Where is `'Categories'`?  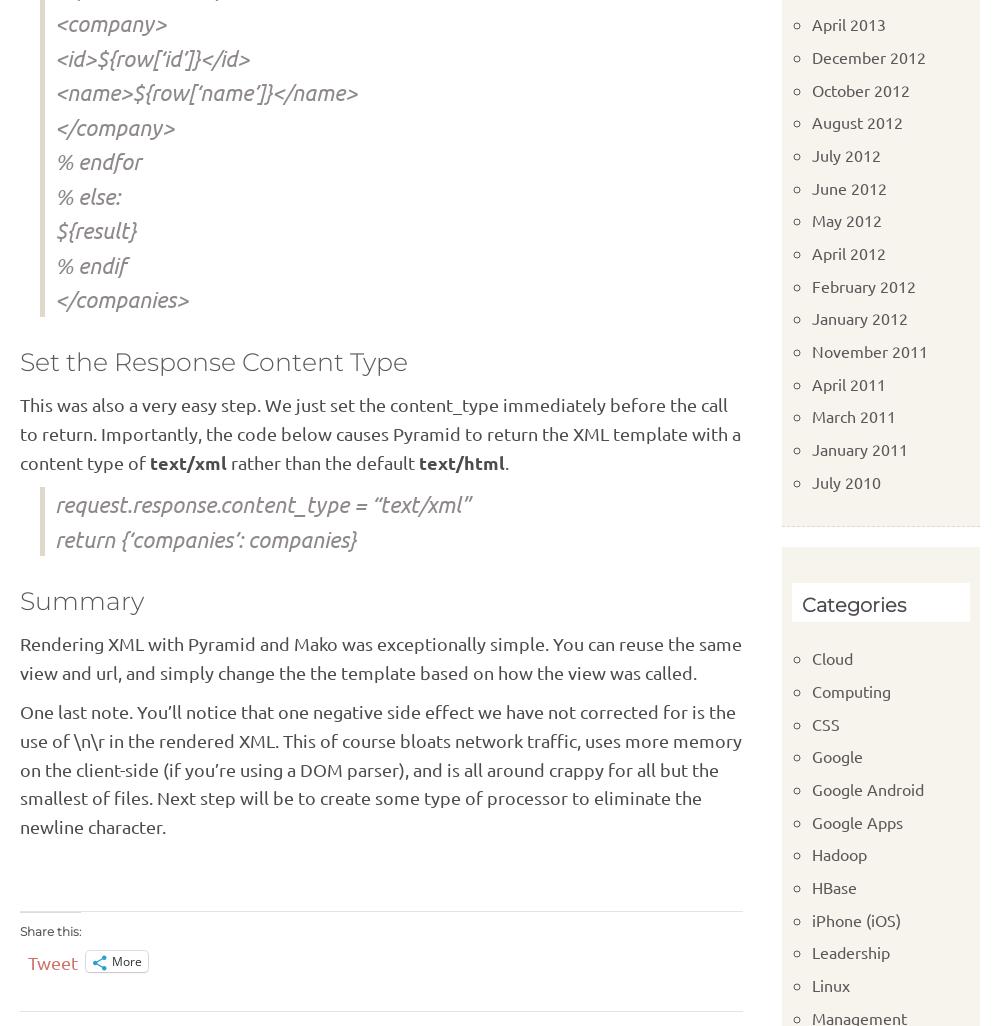
'Categories' is located at coordinates (852, 604).